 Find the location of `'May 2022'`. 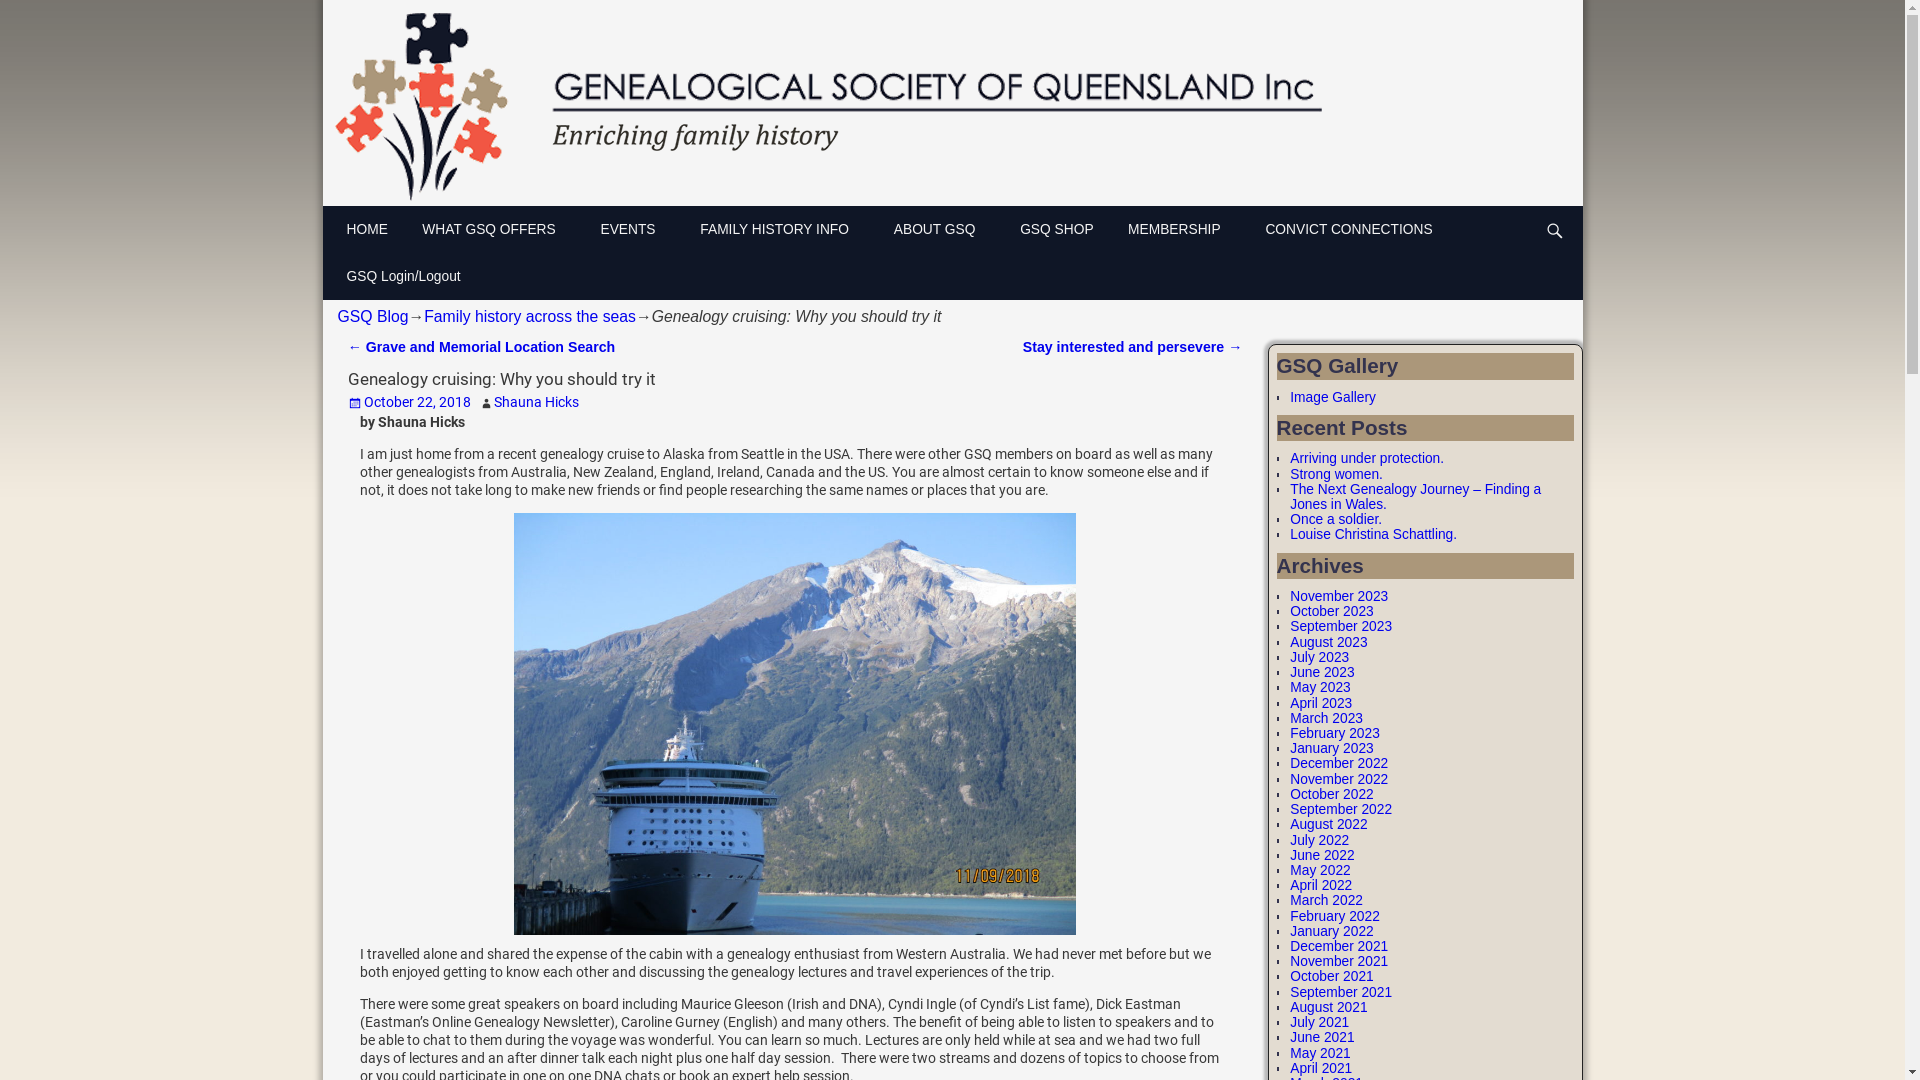

'May 2022' is located at coordinates (1320, 869).